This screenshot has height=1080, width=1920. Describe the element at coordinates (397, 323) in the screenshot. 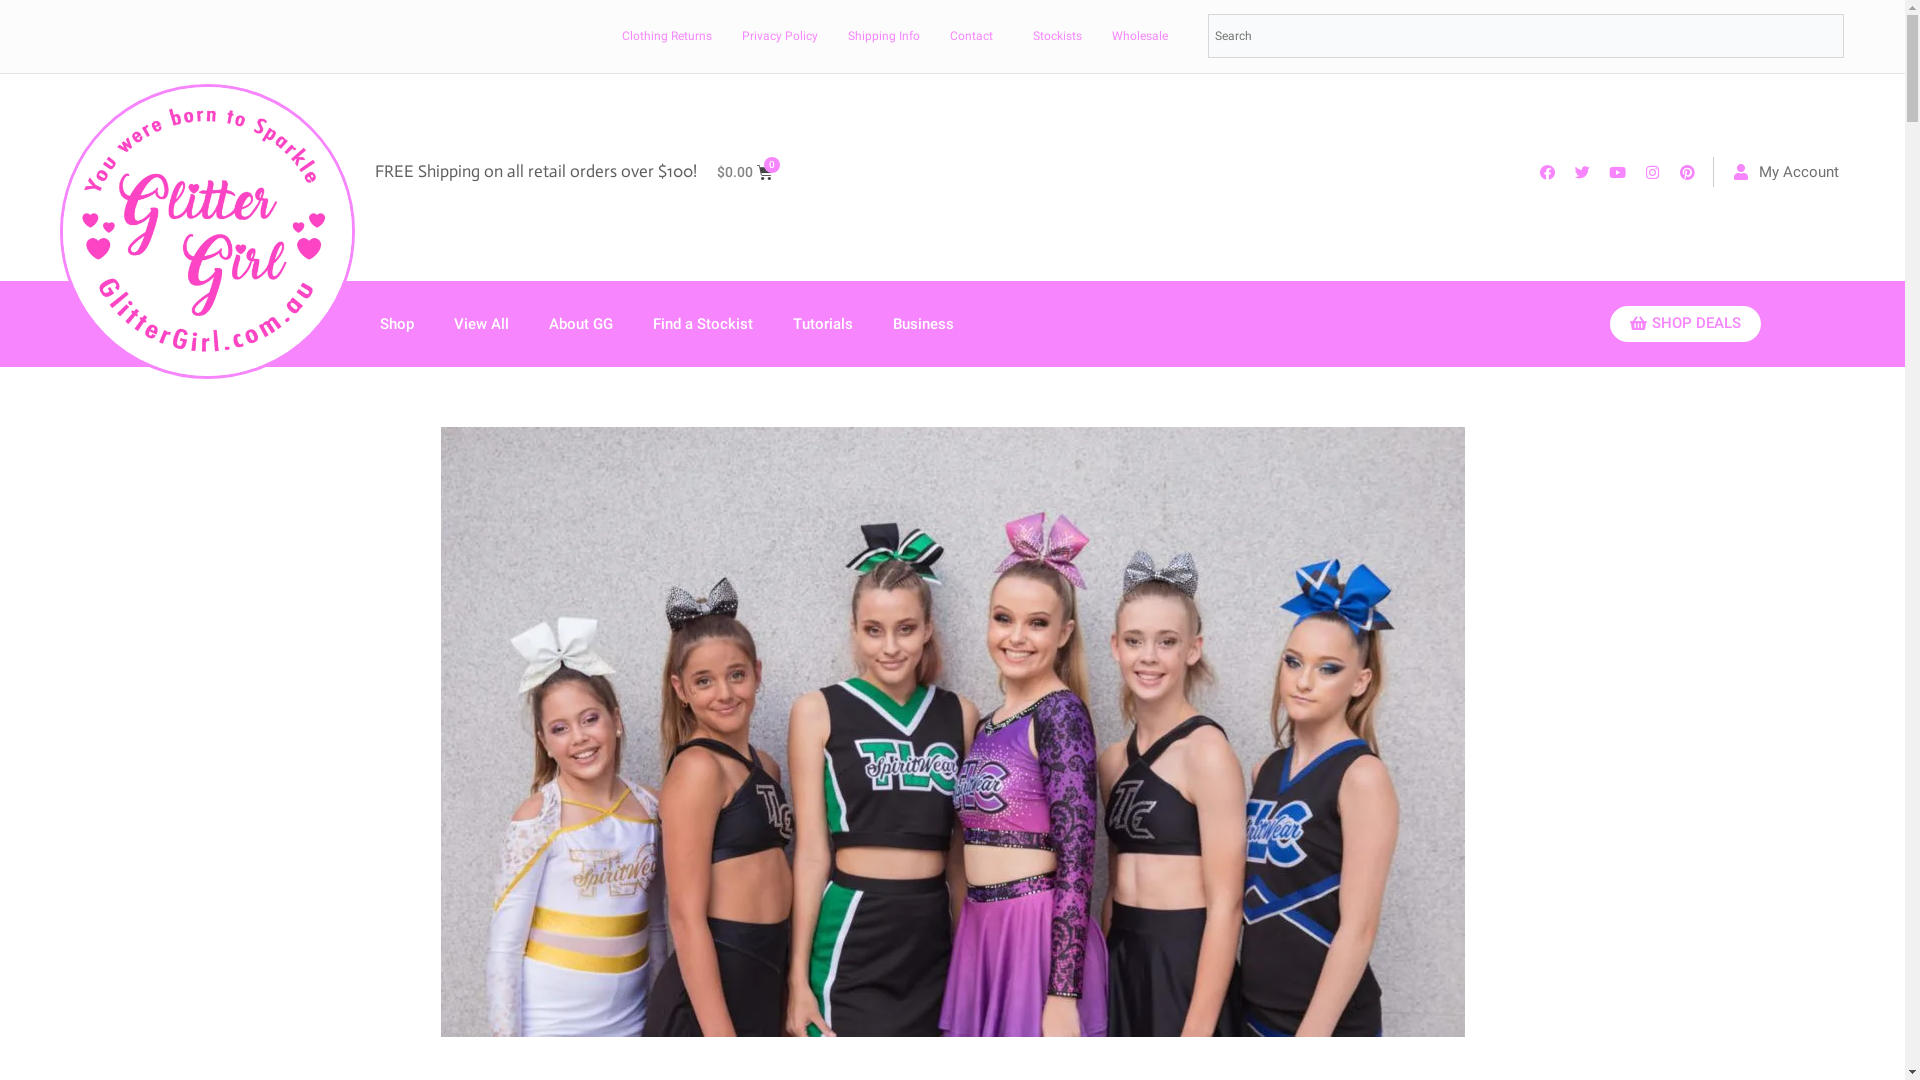

I see `'Shop'` at that location.